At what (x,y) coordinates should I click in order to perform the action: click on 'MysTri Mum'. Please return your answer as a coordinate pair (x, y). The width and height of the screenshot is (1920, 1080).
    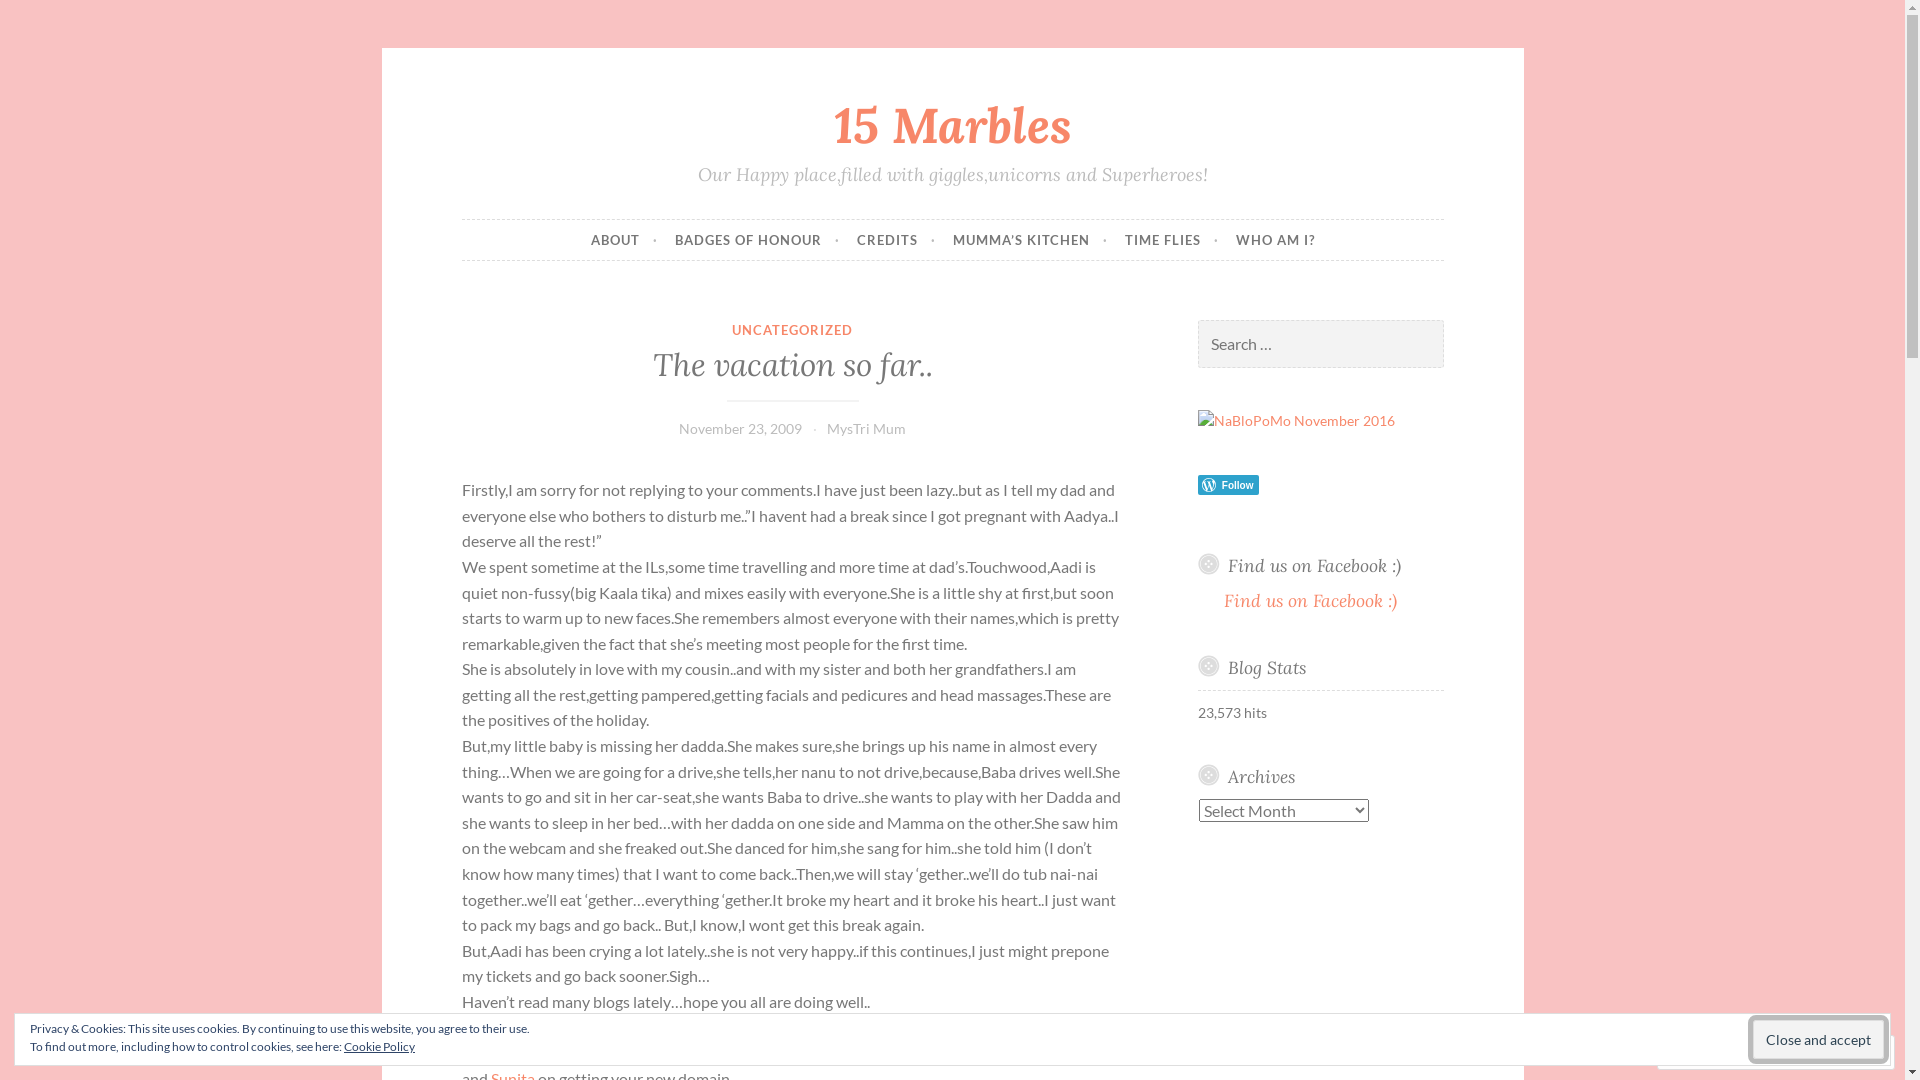
    Looking at the image, I should click on (826, 427).